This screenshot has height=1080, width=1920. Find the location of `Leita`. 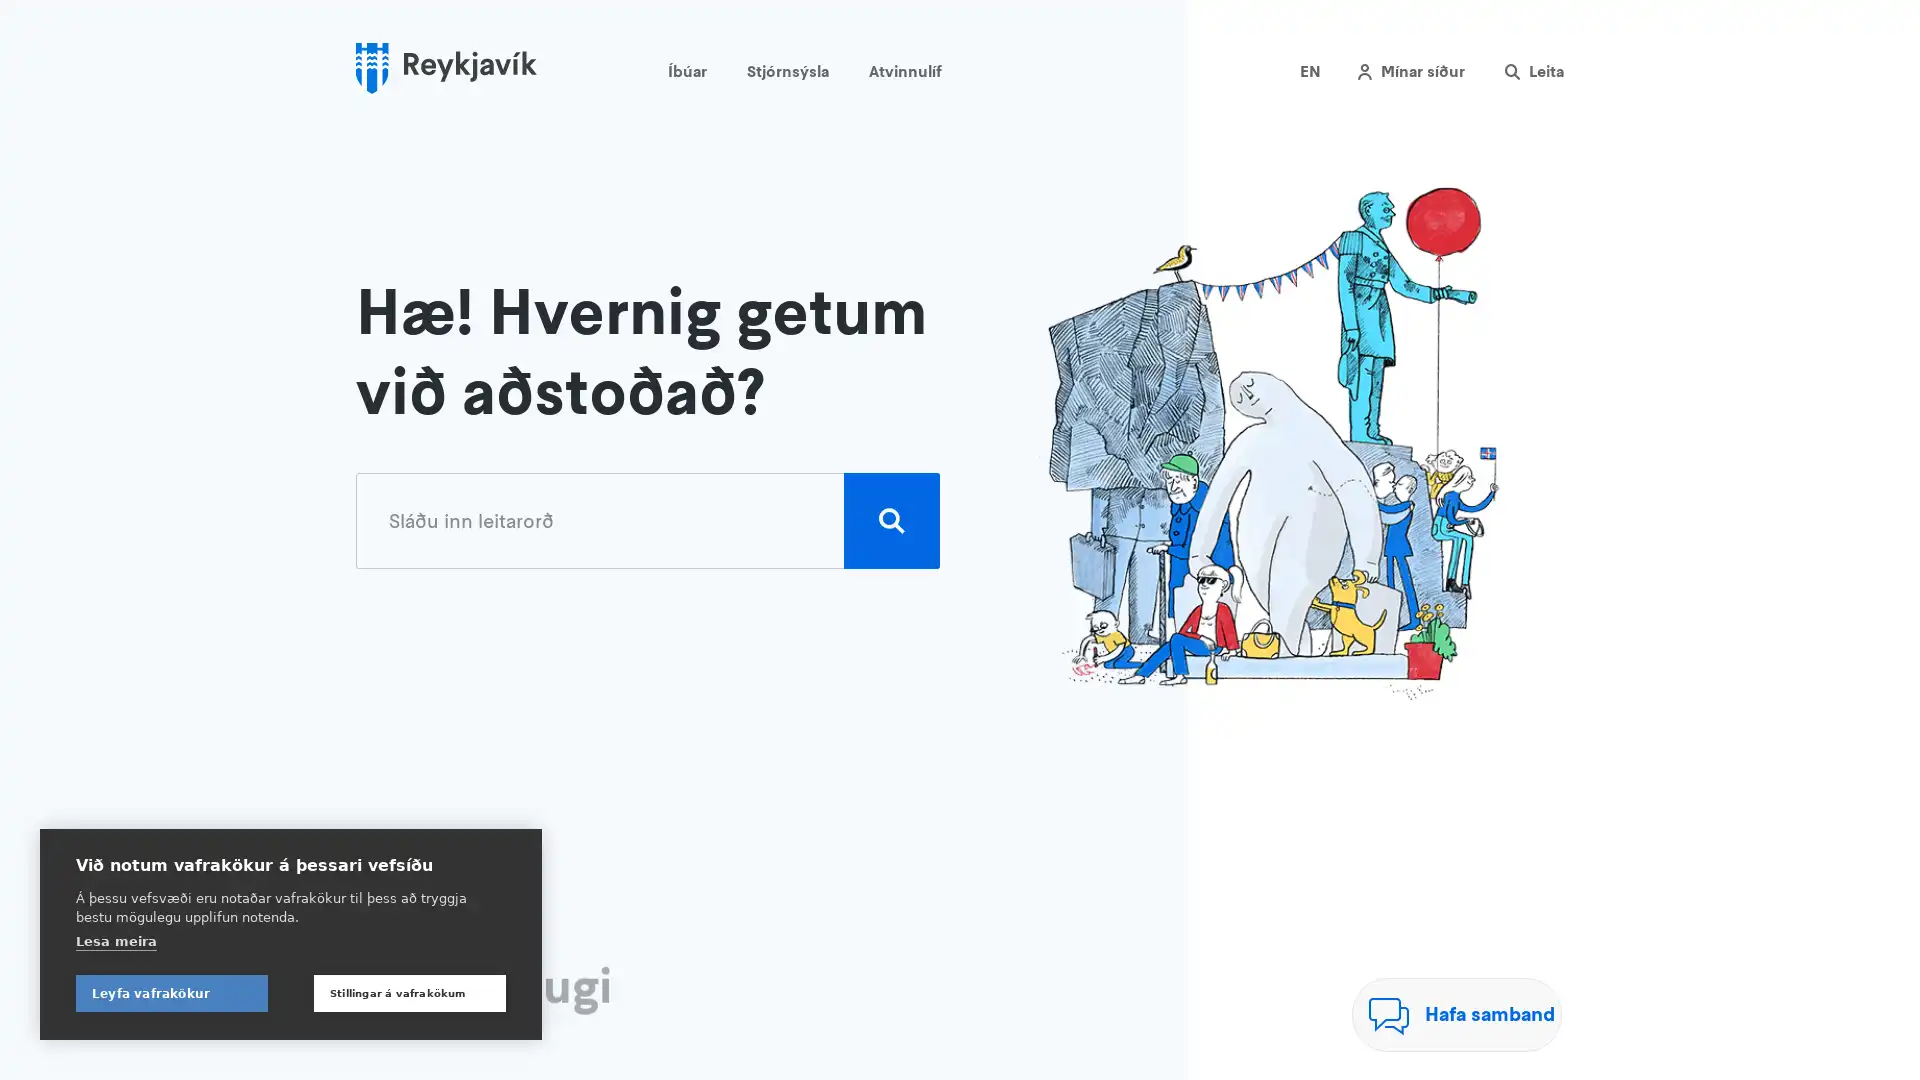

Leita is located at coordinates (891, 519).